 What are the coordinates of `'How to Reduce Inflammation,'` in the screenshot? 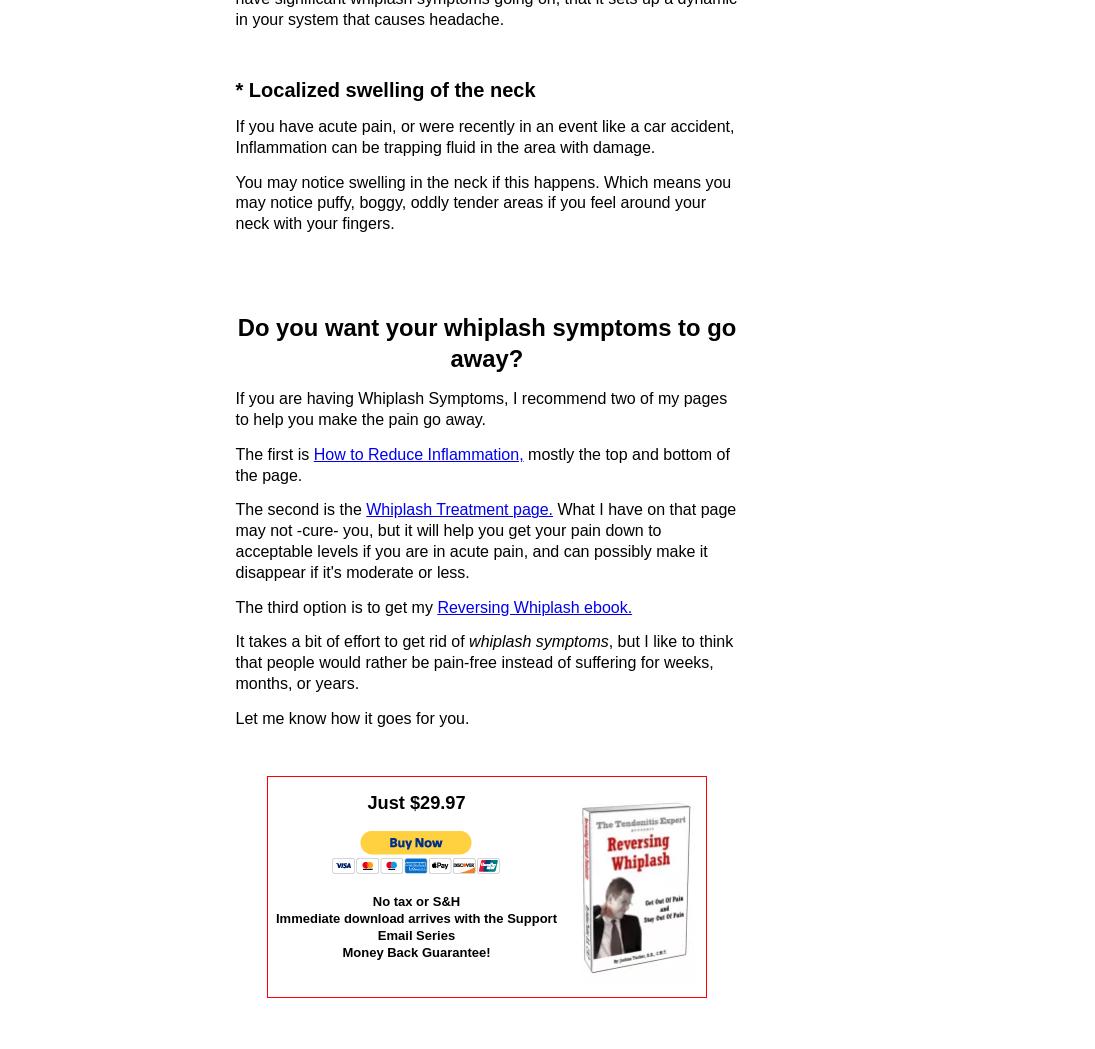 It's located at (416, 453).